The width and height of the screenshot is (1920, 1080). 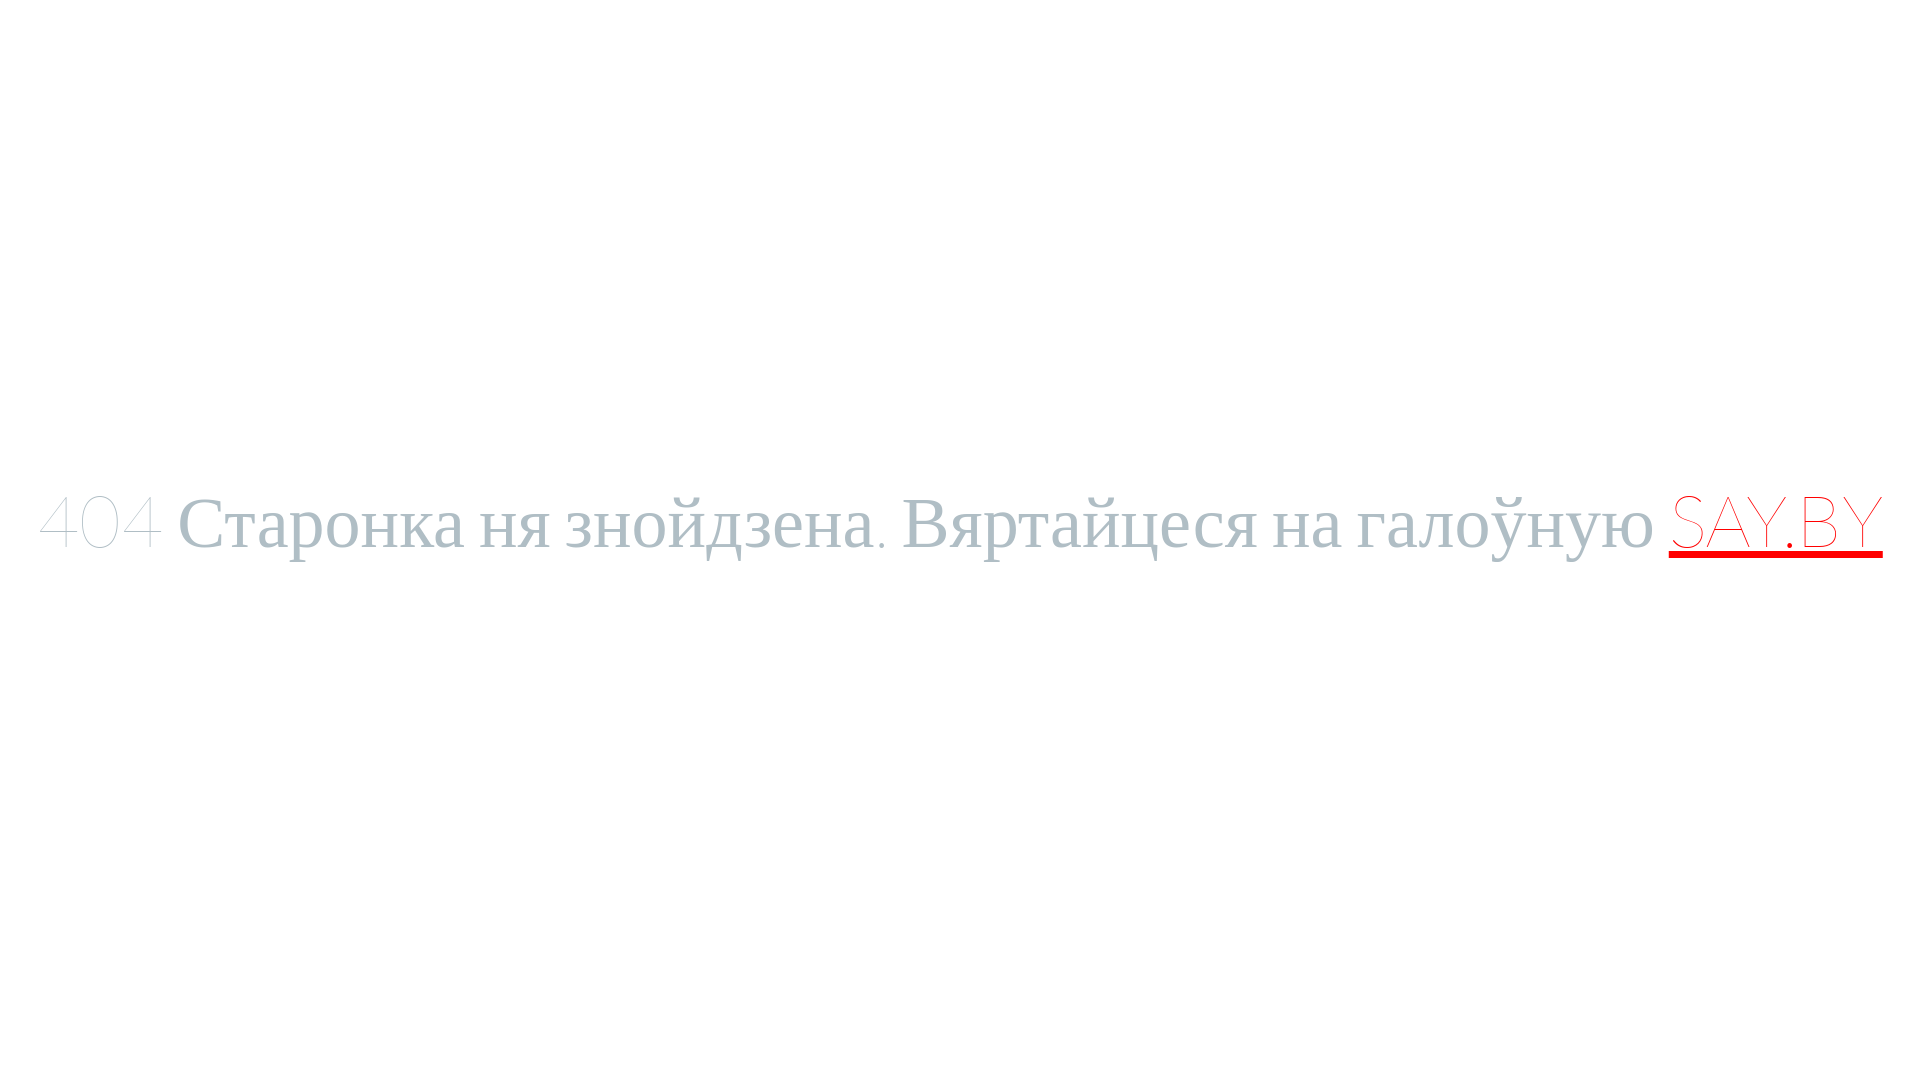 What do you see at coordinates (1776, 518) in the screenshot?
I see `'SAY.BY'` at bounding box center [1776, 518].